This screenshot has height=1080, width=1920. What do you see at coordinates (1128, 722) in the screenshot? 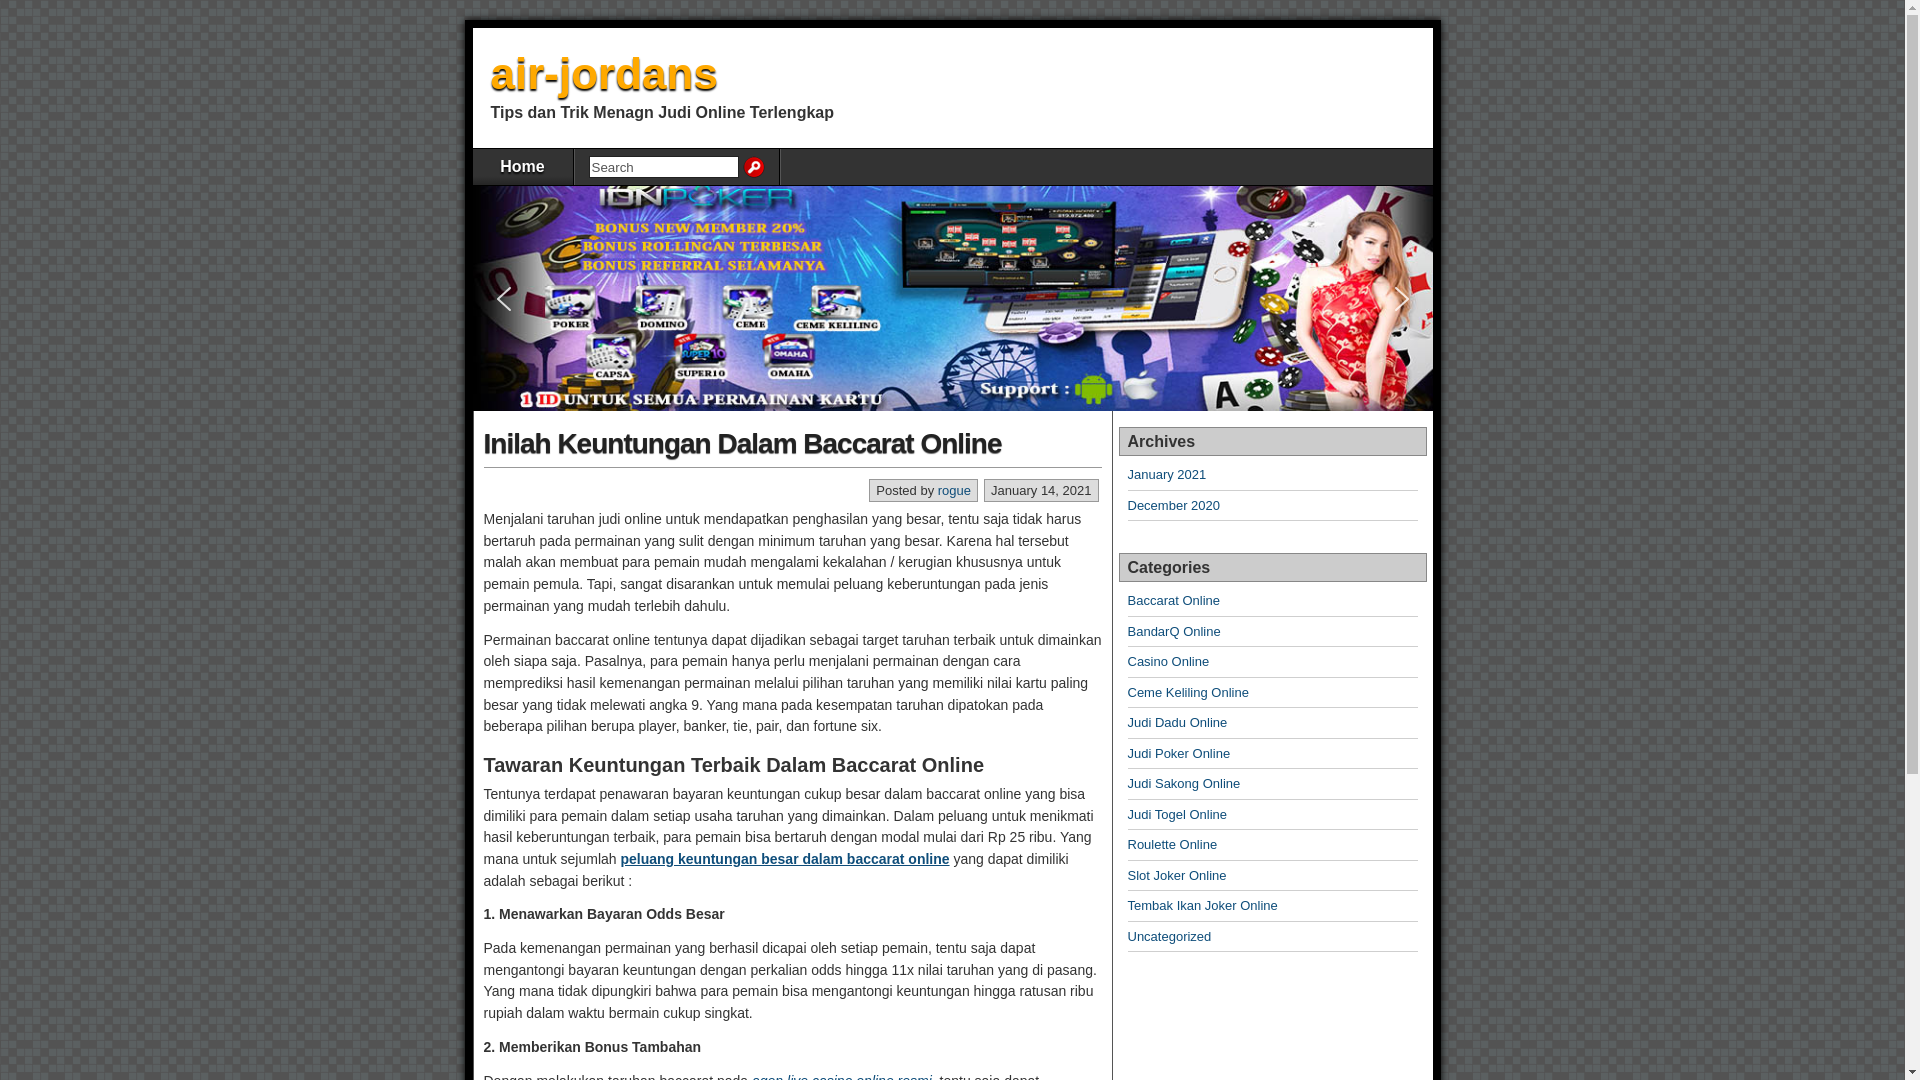
I see `'Judi Dadu Online'` at bounding box center [1128, 722].